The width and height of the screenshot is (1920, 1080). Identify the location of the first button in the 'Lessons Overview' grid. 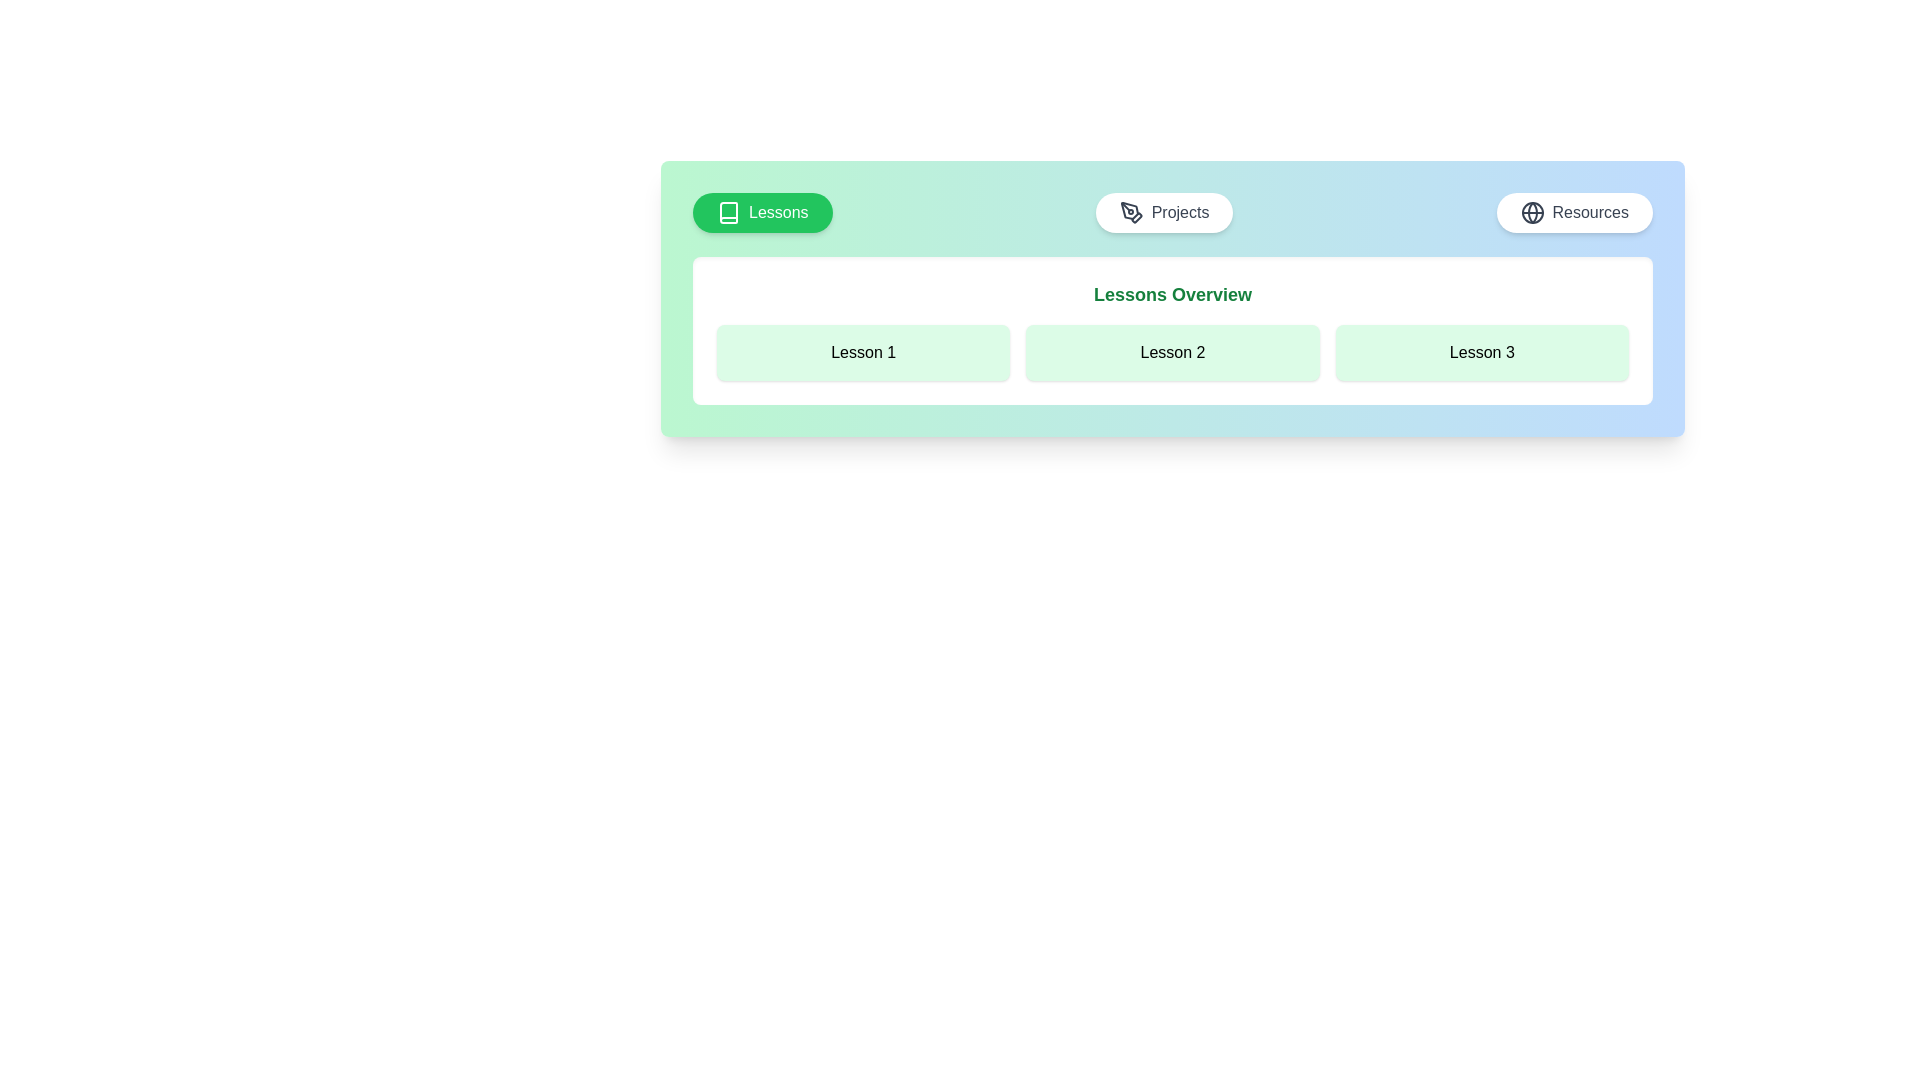
(863, 352).